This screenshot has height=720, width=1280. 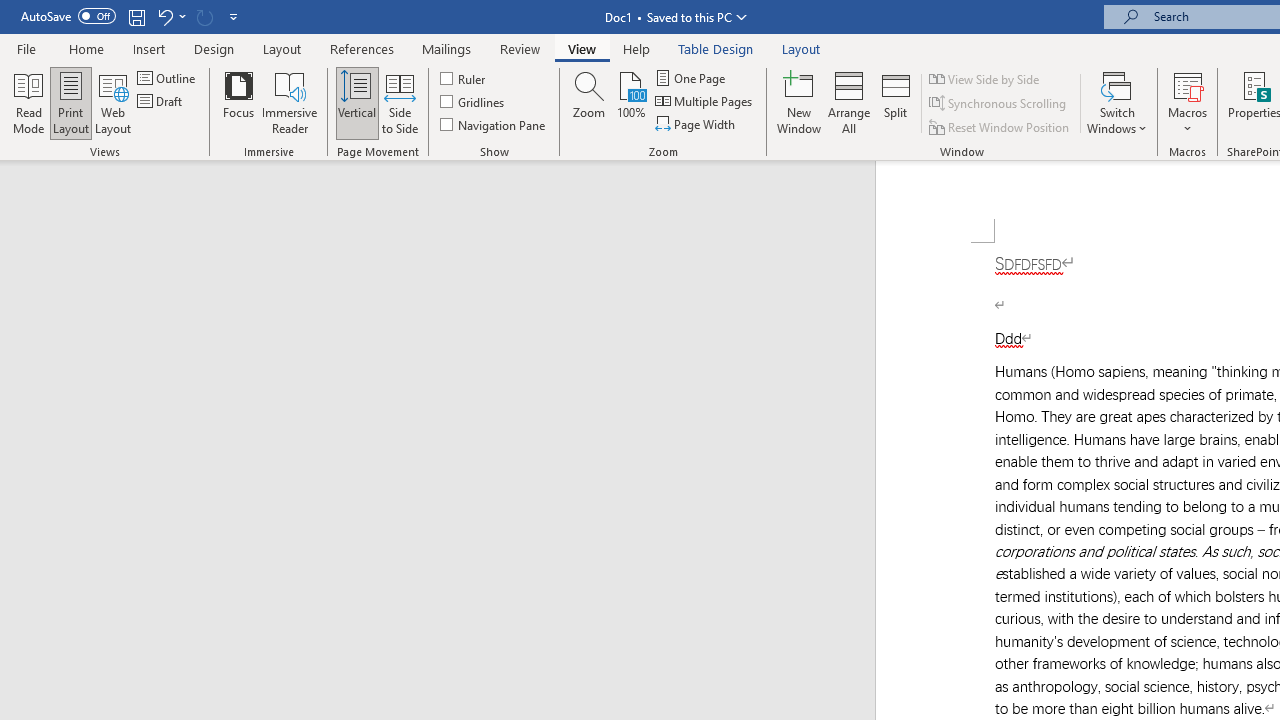 I want to click on 'Immersive Reader', so click(x=288, y=103).